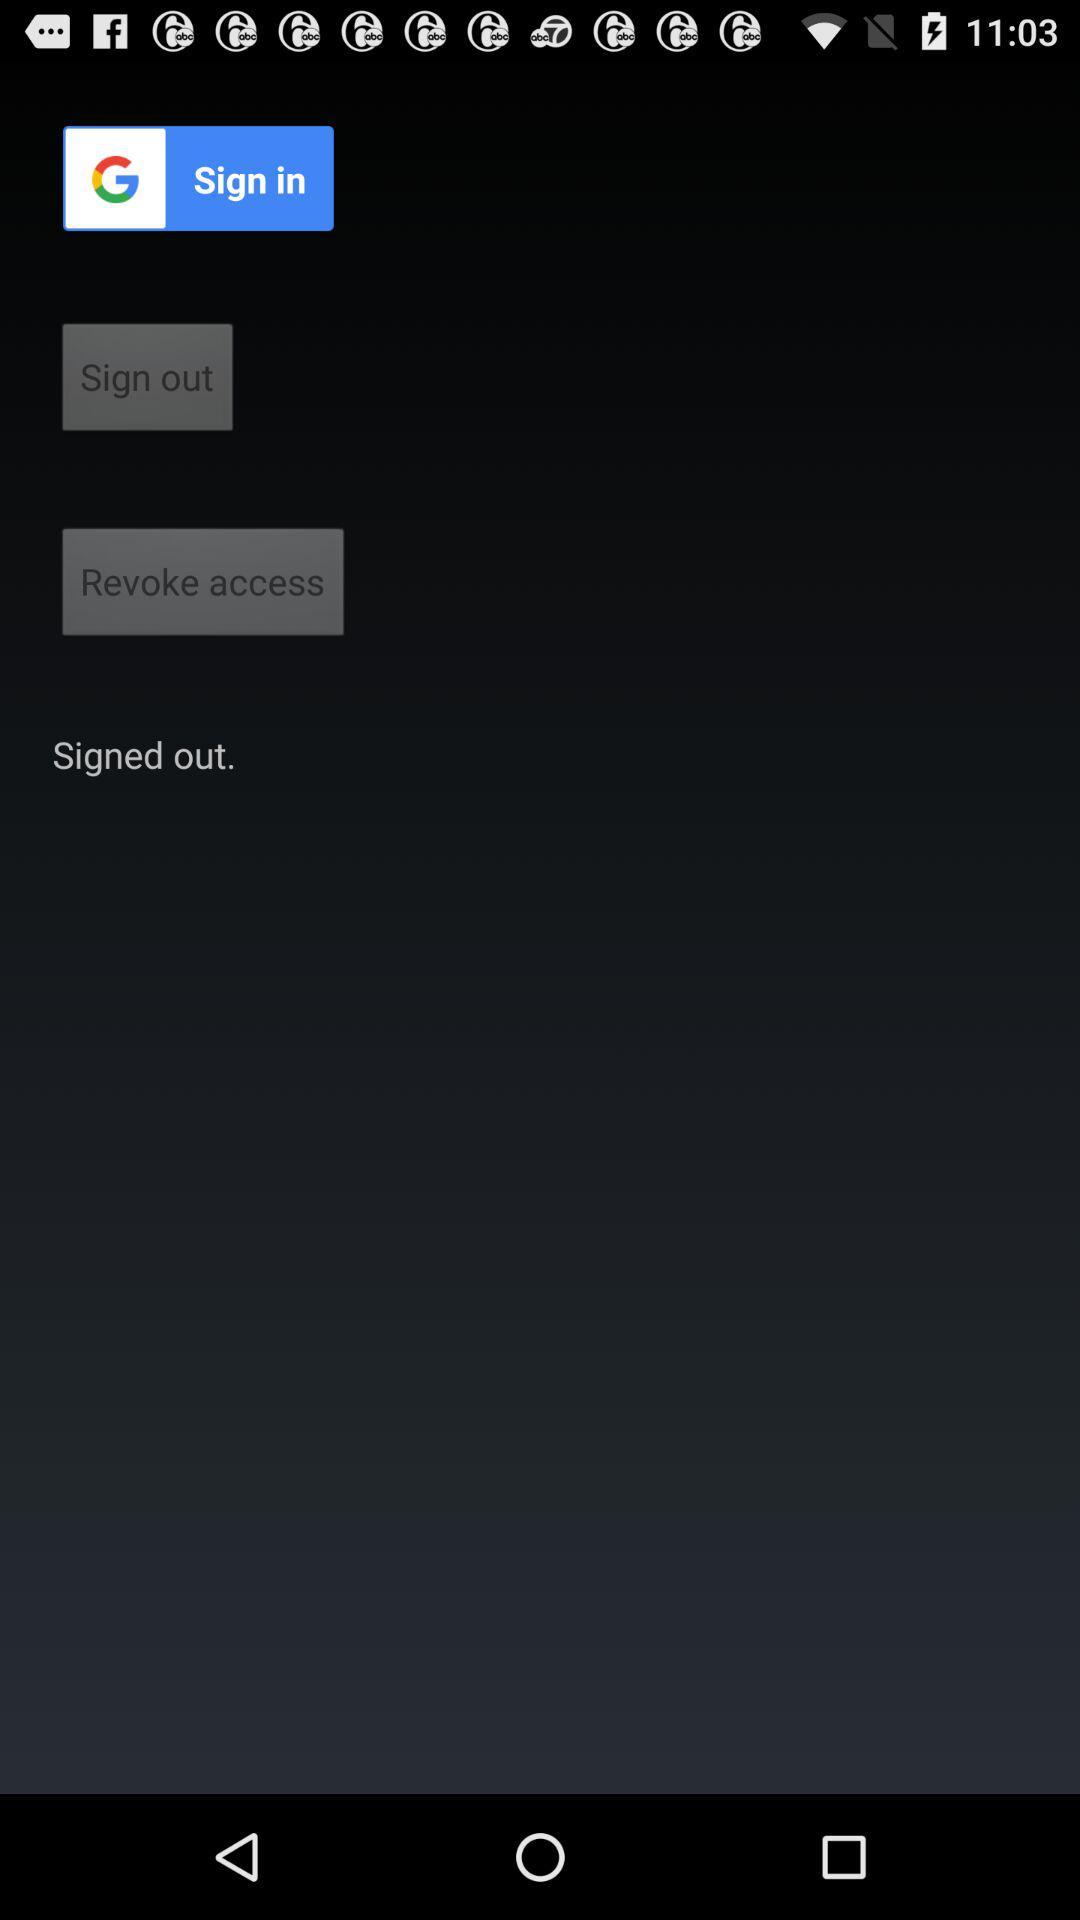 This screenshot has width=1080, height=1920. What do you see at coordinates (147, 383) in the screenshot?
I see `the icon above the revoke access item` at bounding box center [147, 383].